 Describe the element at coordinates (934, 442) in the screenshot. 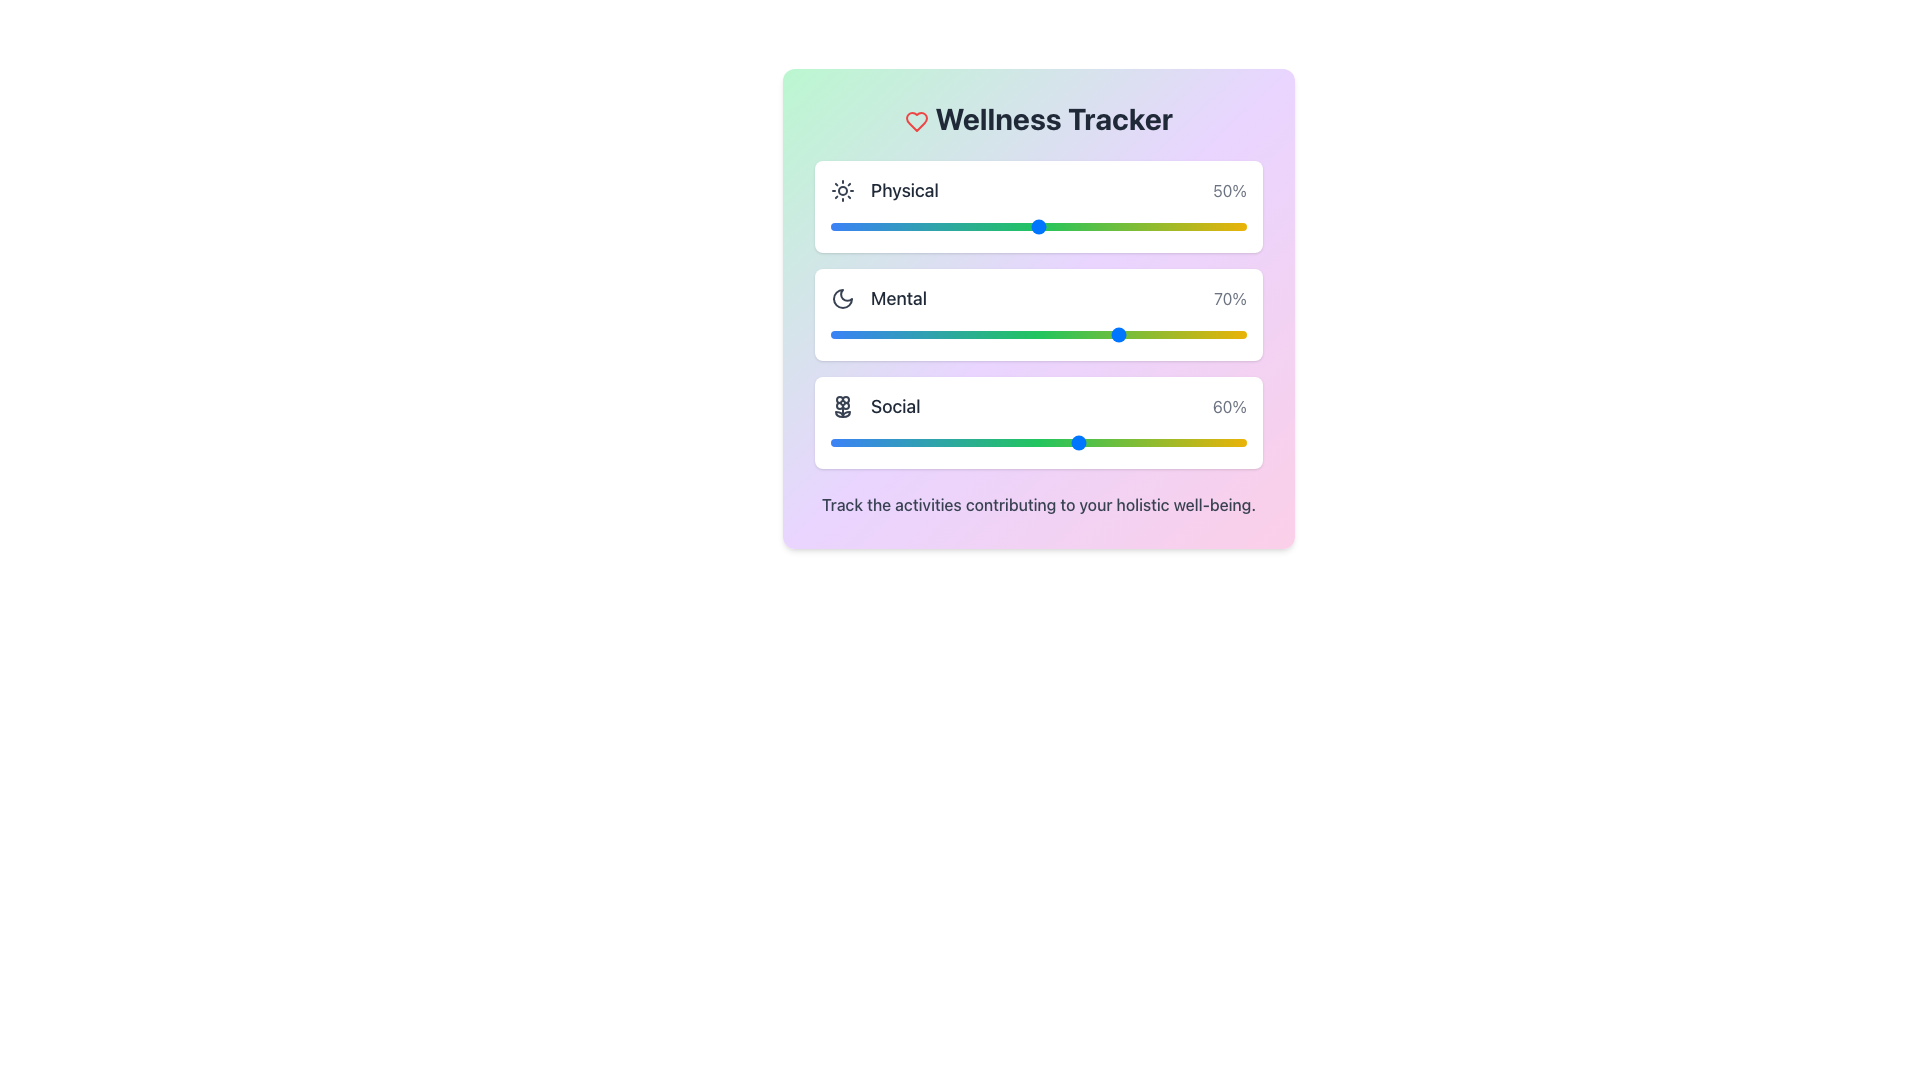

I see `the social tracker slider` at that location.